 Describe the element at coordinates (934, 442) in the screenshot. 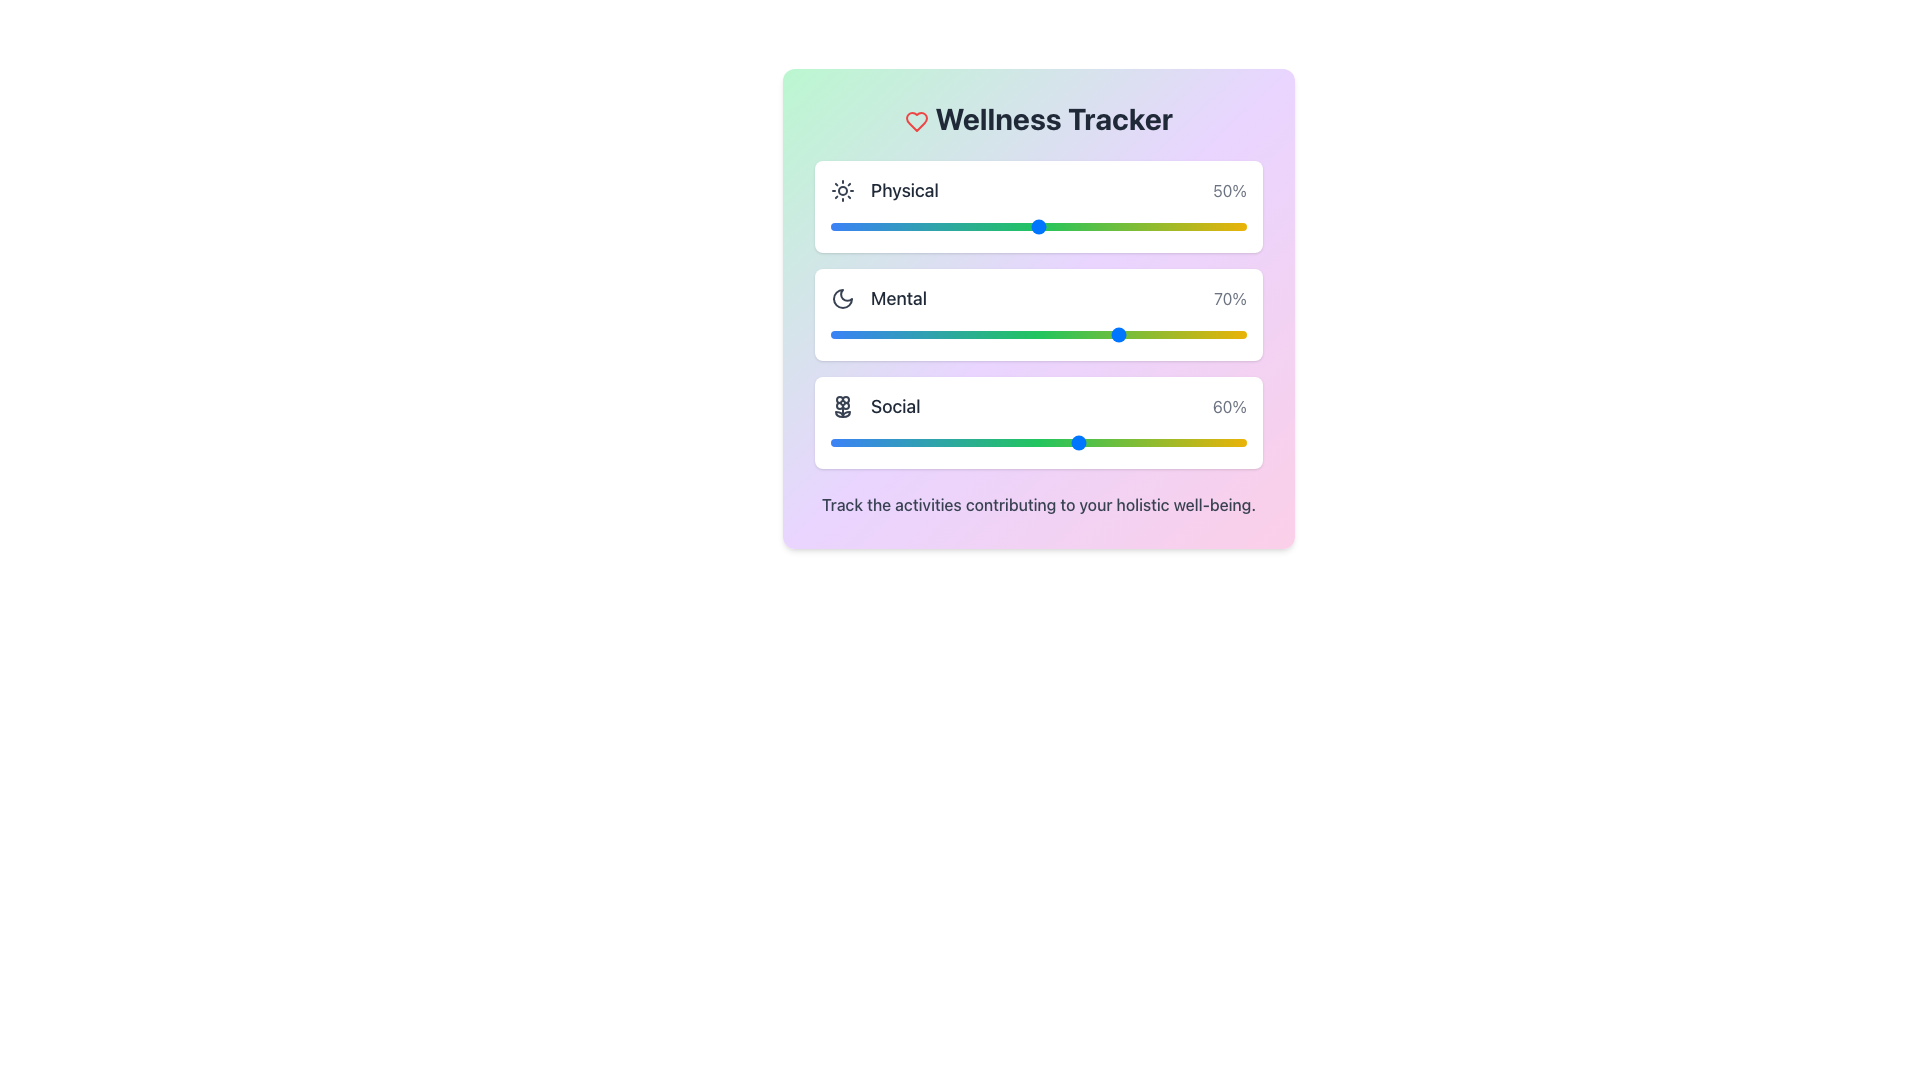

I see `the social tracker slider` at that location.